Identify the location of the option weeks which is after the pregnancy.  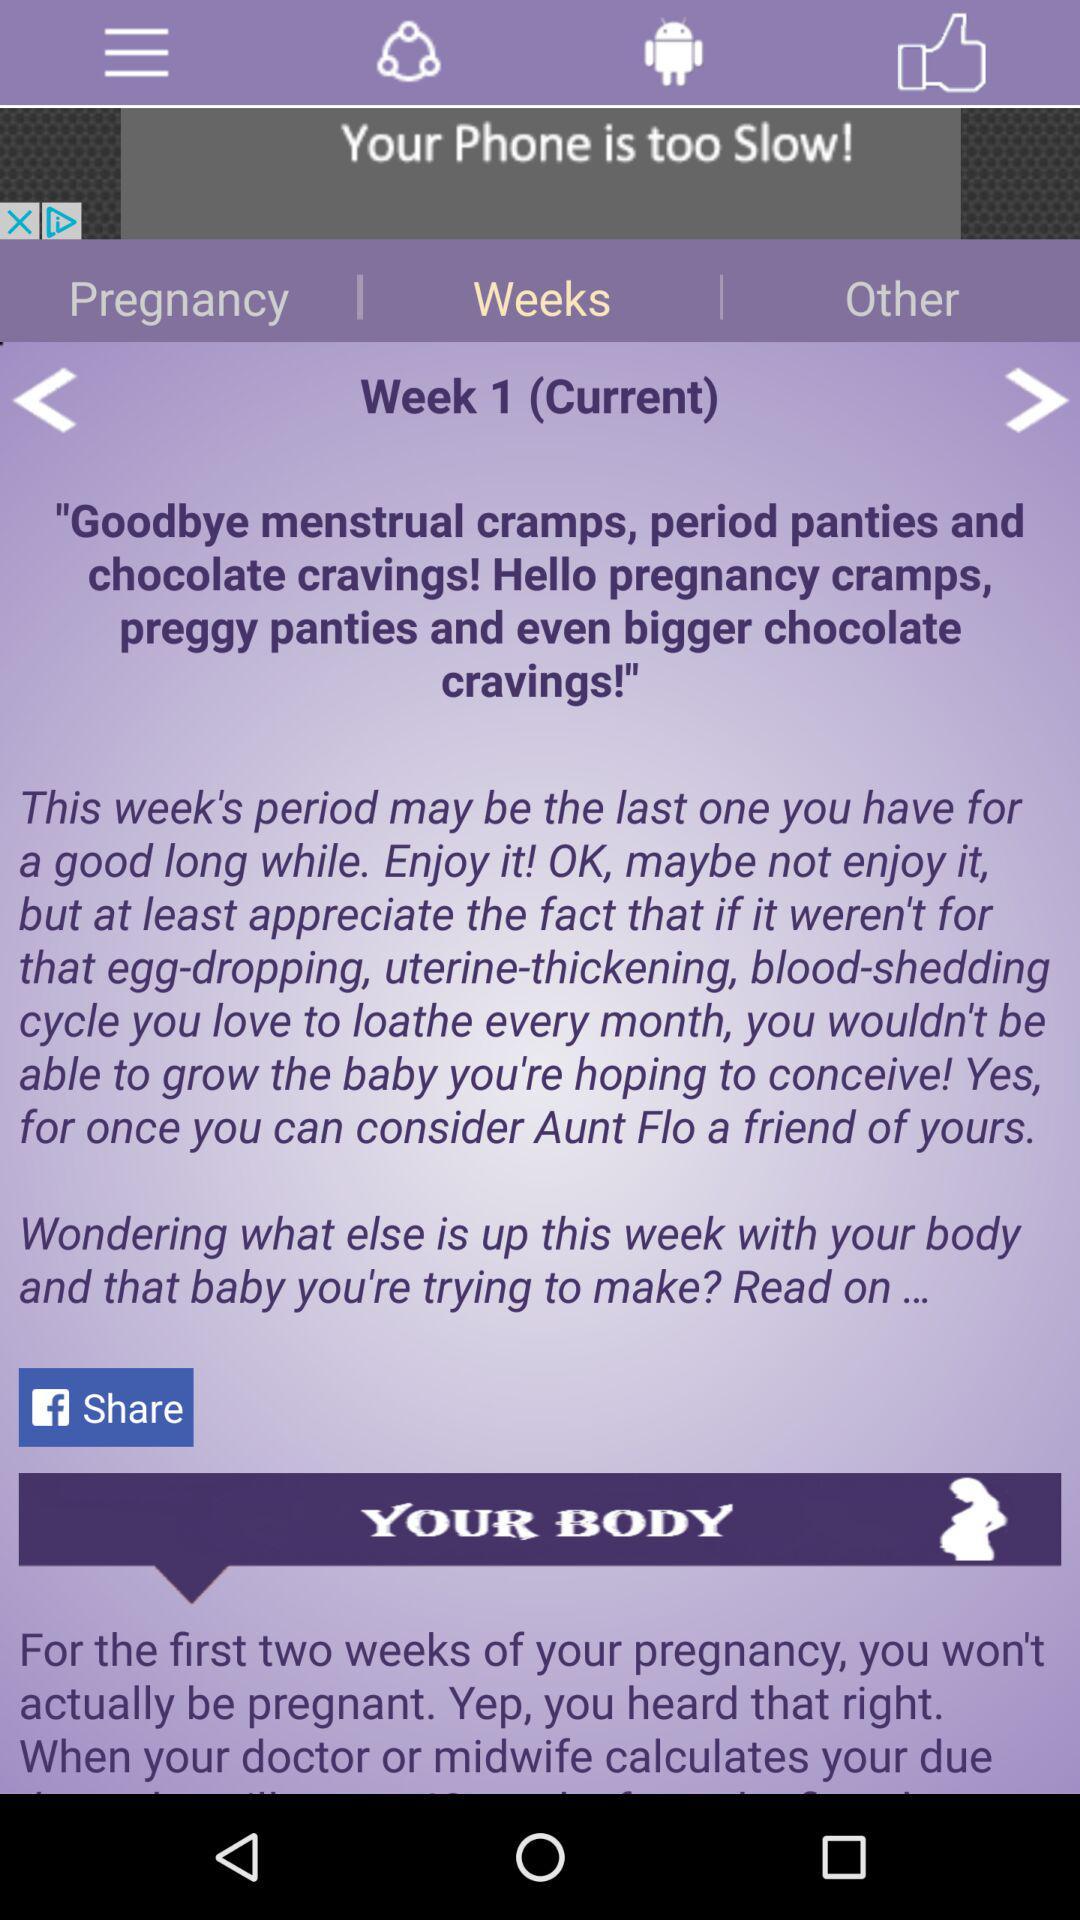
(540, 289).